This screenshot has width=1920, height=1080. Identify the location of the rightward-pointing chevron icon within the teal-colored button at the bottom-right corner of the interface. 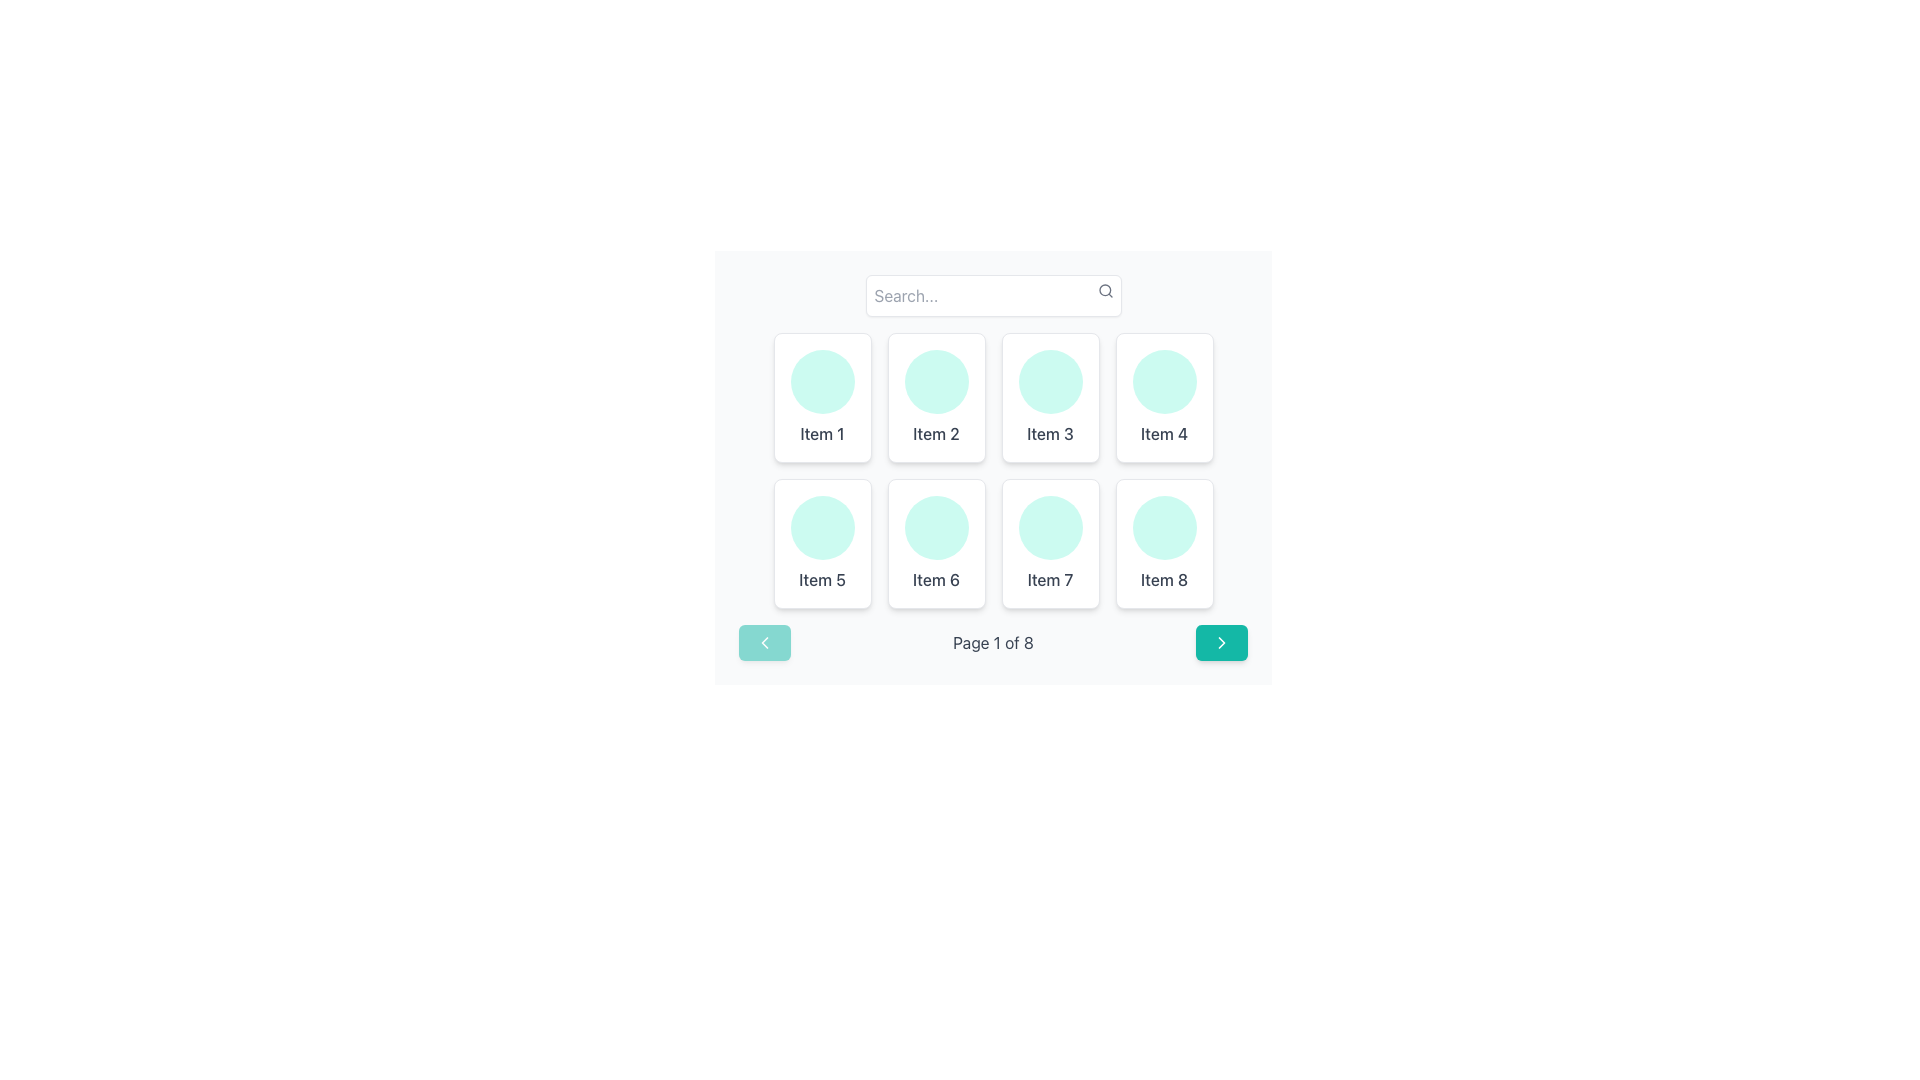
(1221, 643).